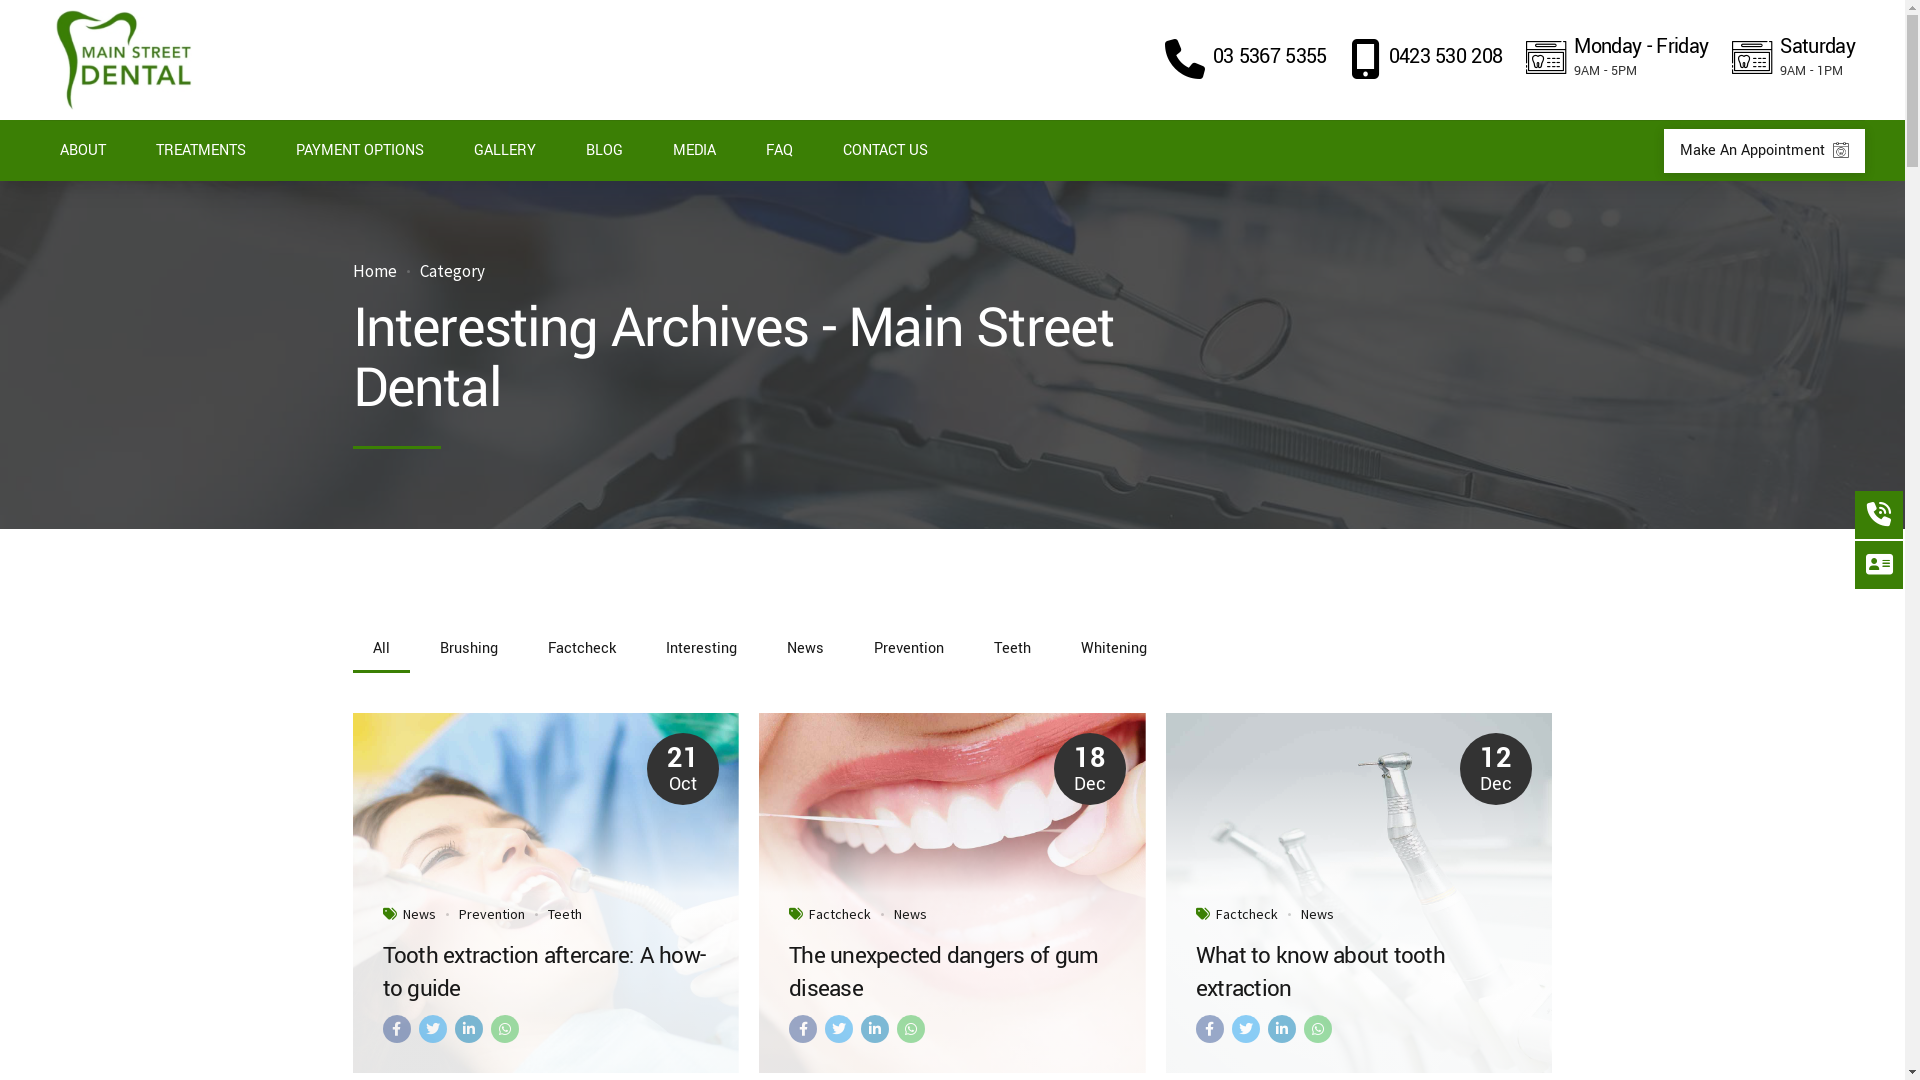  I want to click on 'GALLERY', so click(504, 149).